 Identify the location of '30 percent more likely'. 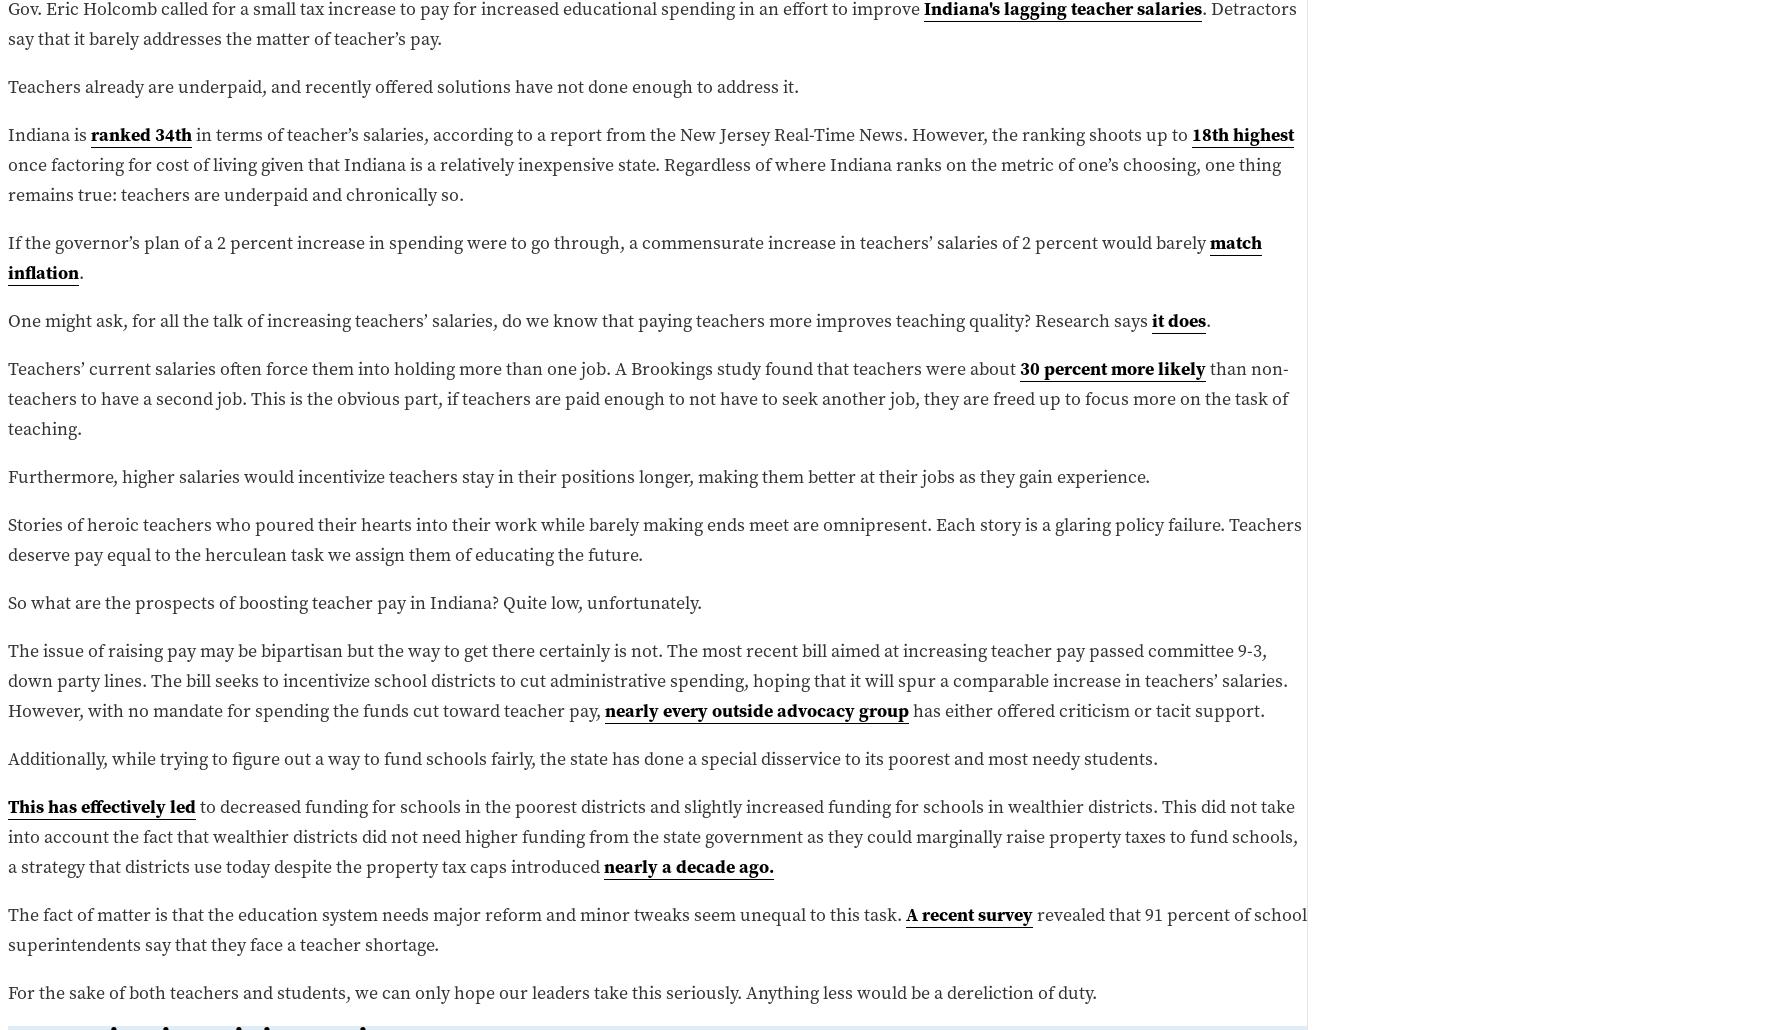
(1112, 367).